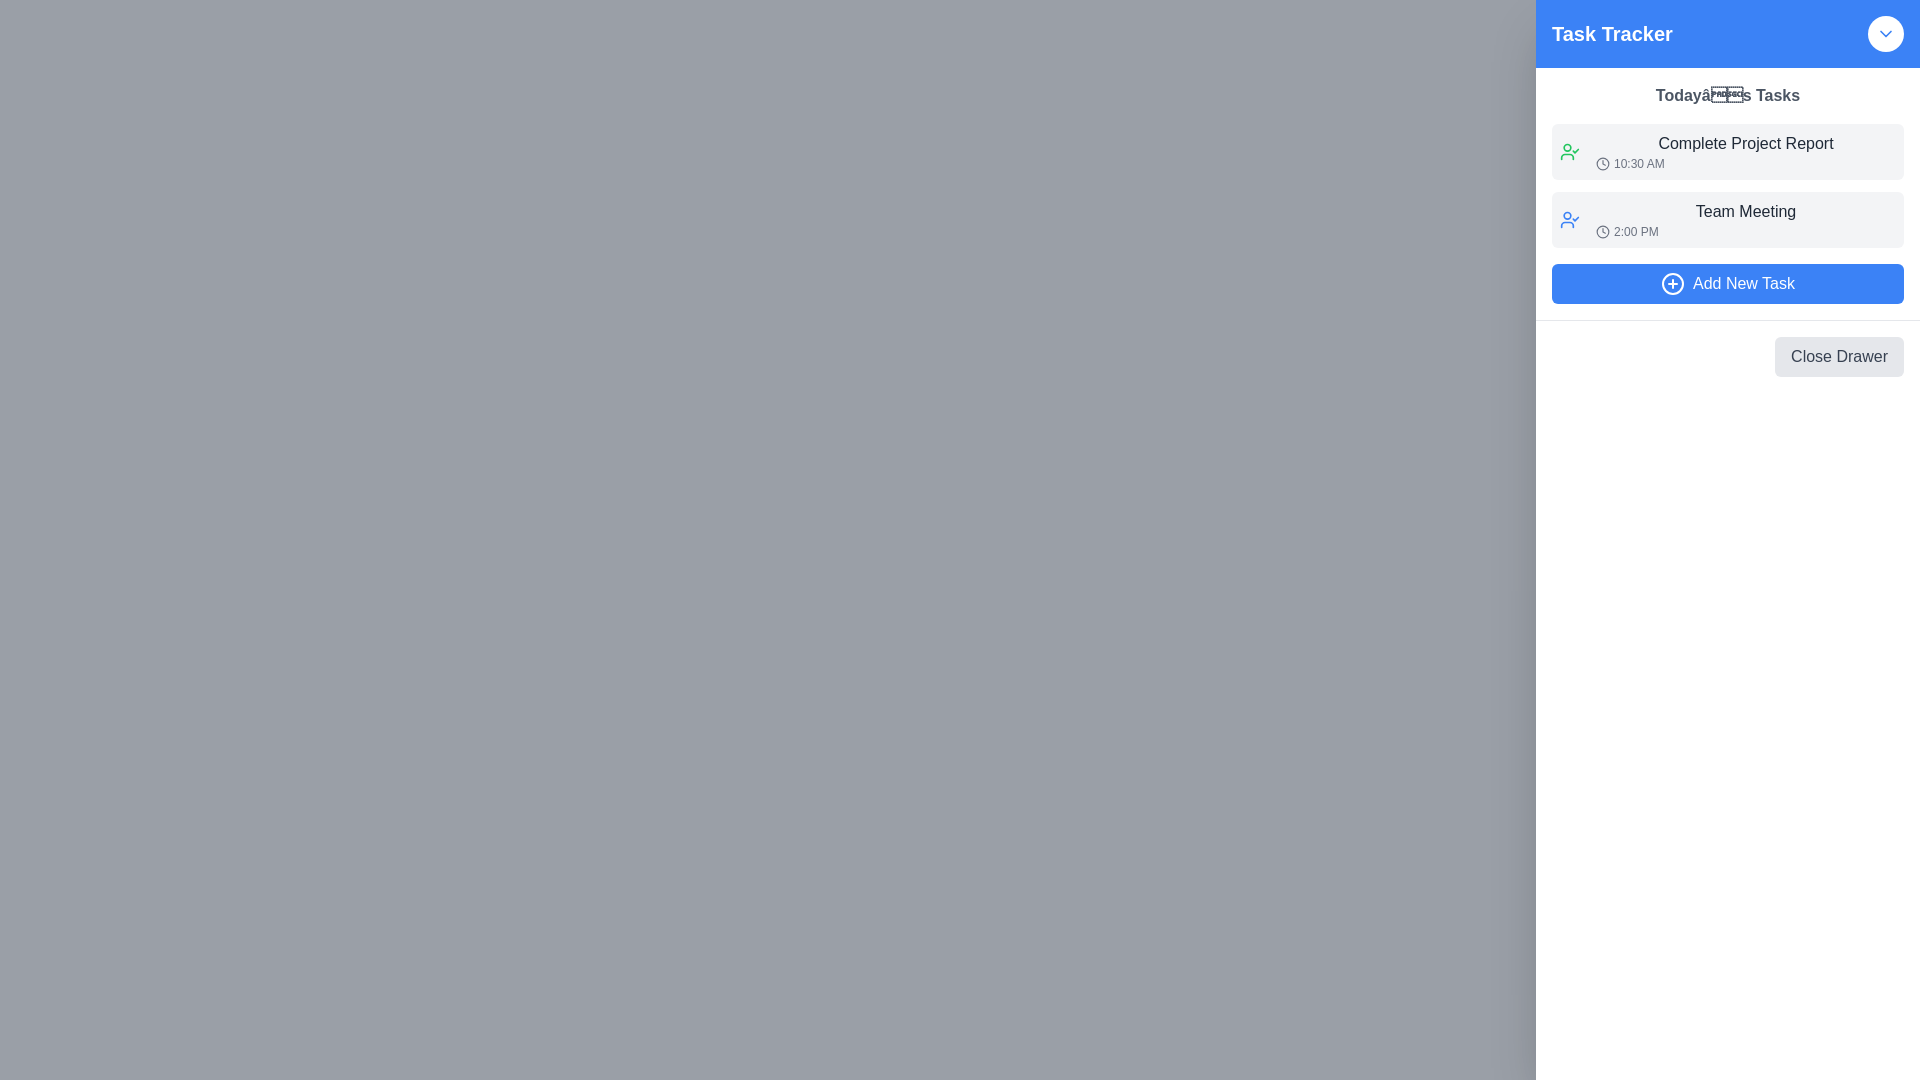 The height and width of the screenshot is (1080, 1920). I want to click on the static text label indicating the 'Team Meeting' scheduled at 2:00 PM, located in the second list item of the 'Today's Tasks' section, so click(1745, 219).